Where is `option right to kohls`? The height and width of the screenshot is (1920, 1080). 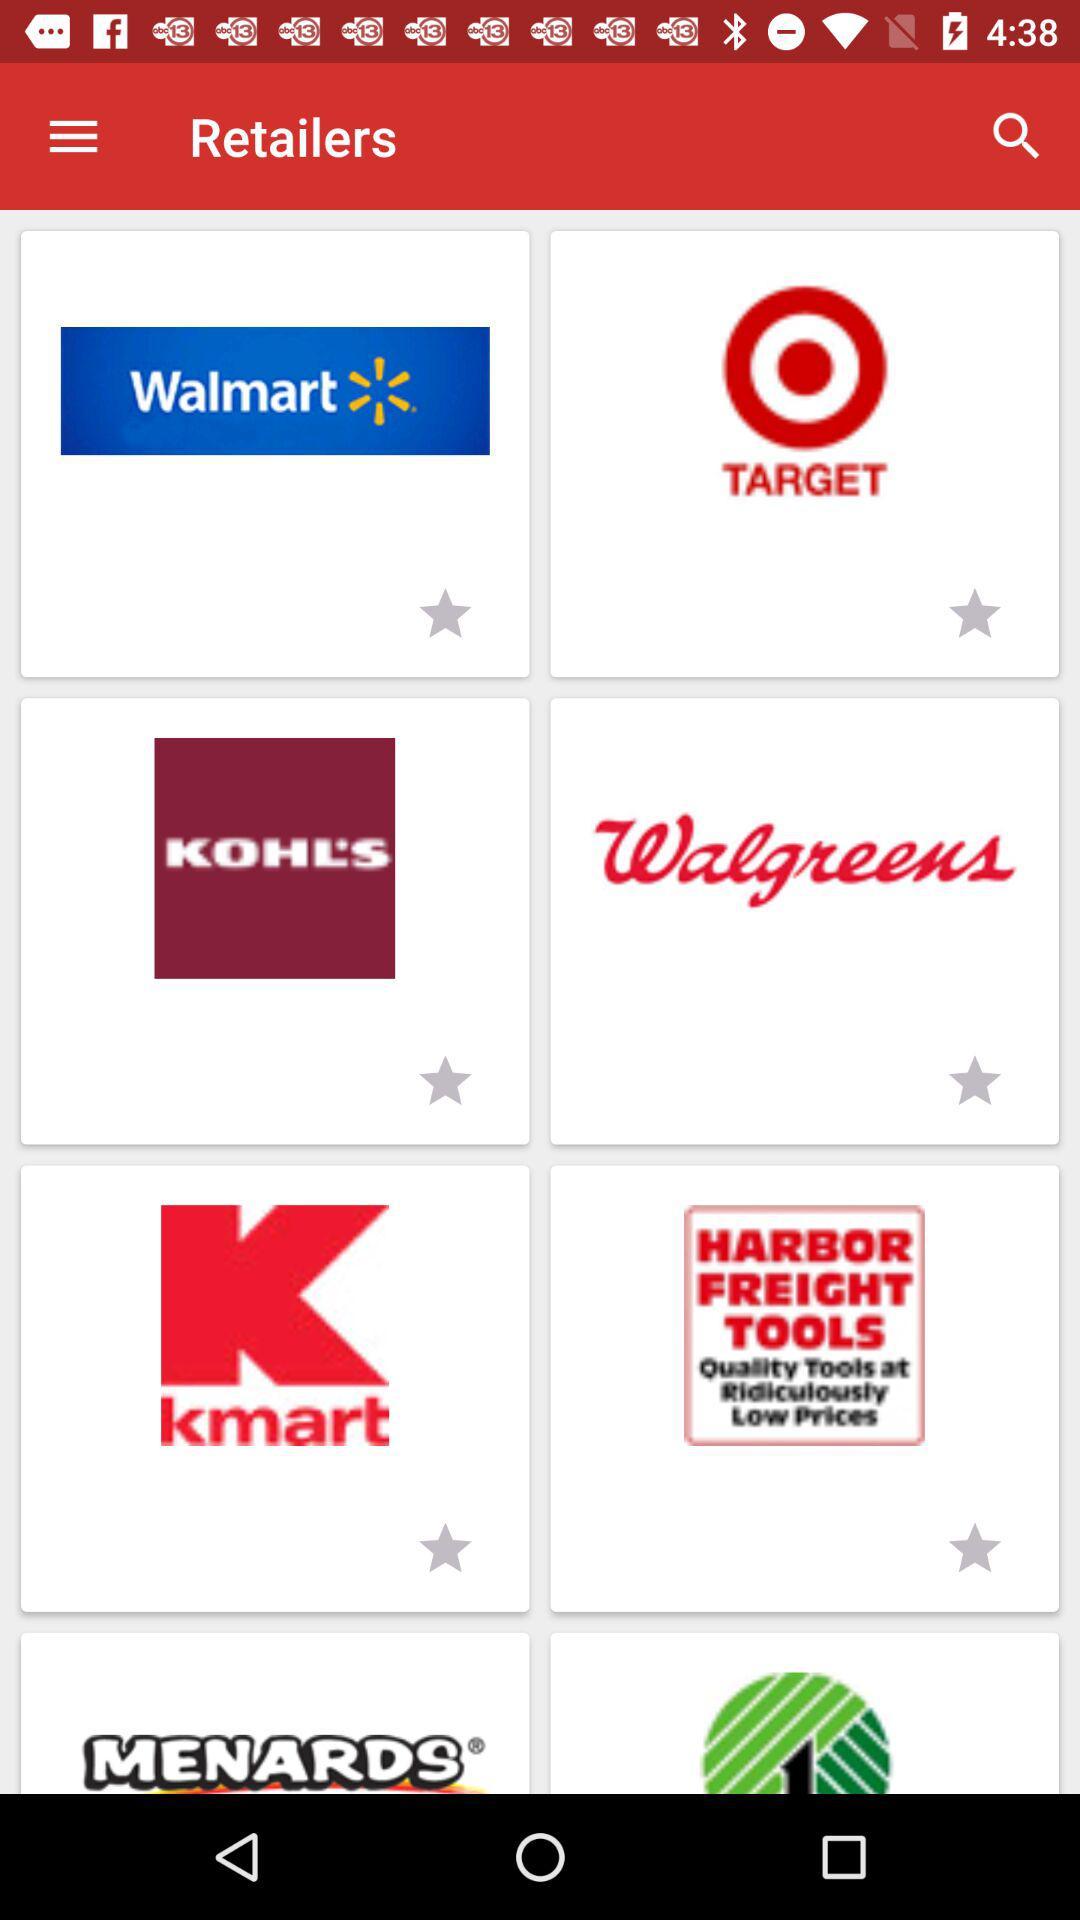 option right to kohls is located at coordinates (804, 920).